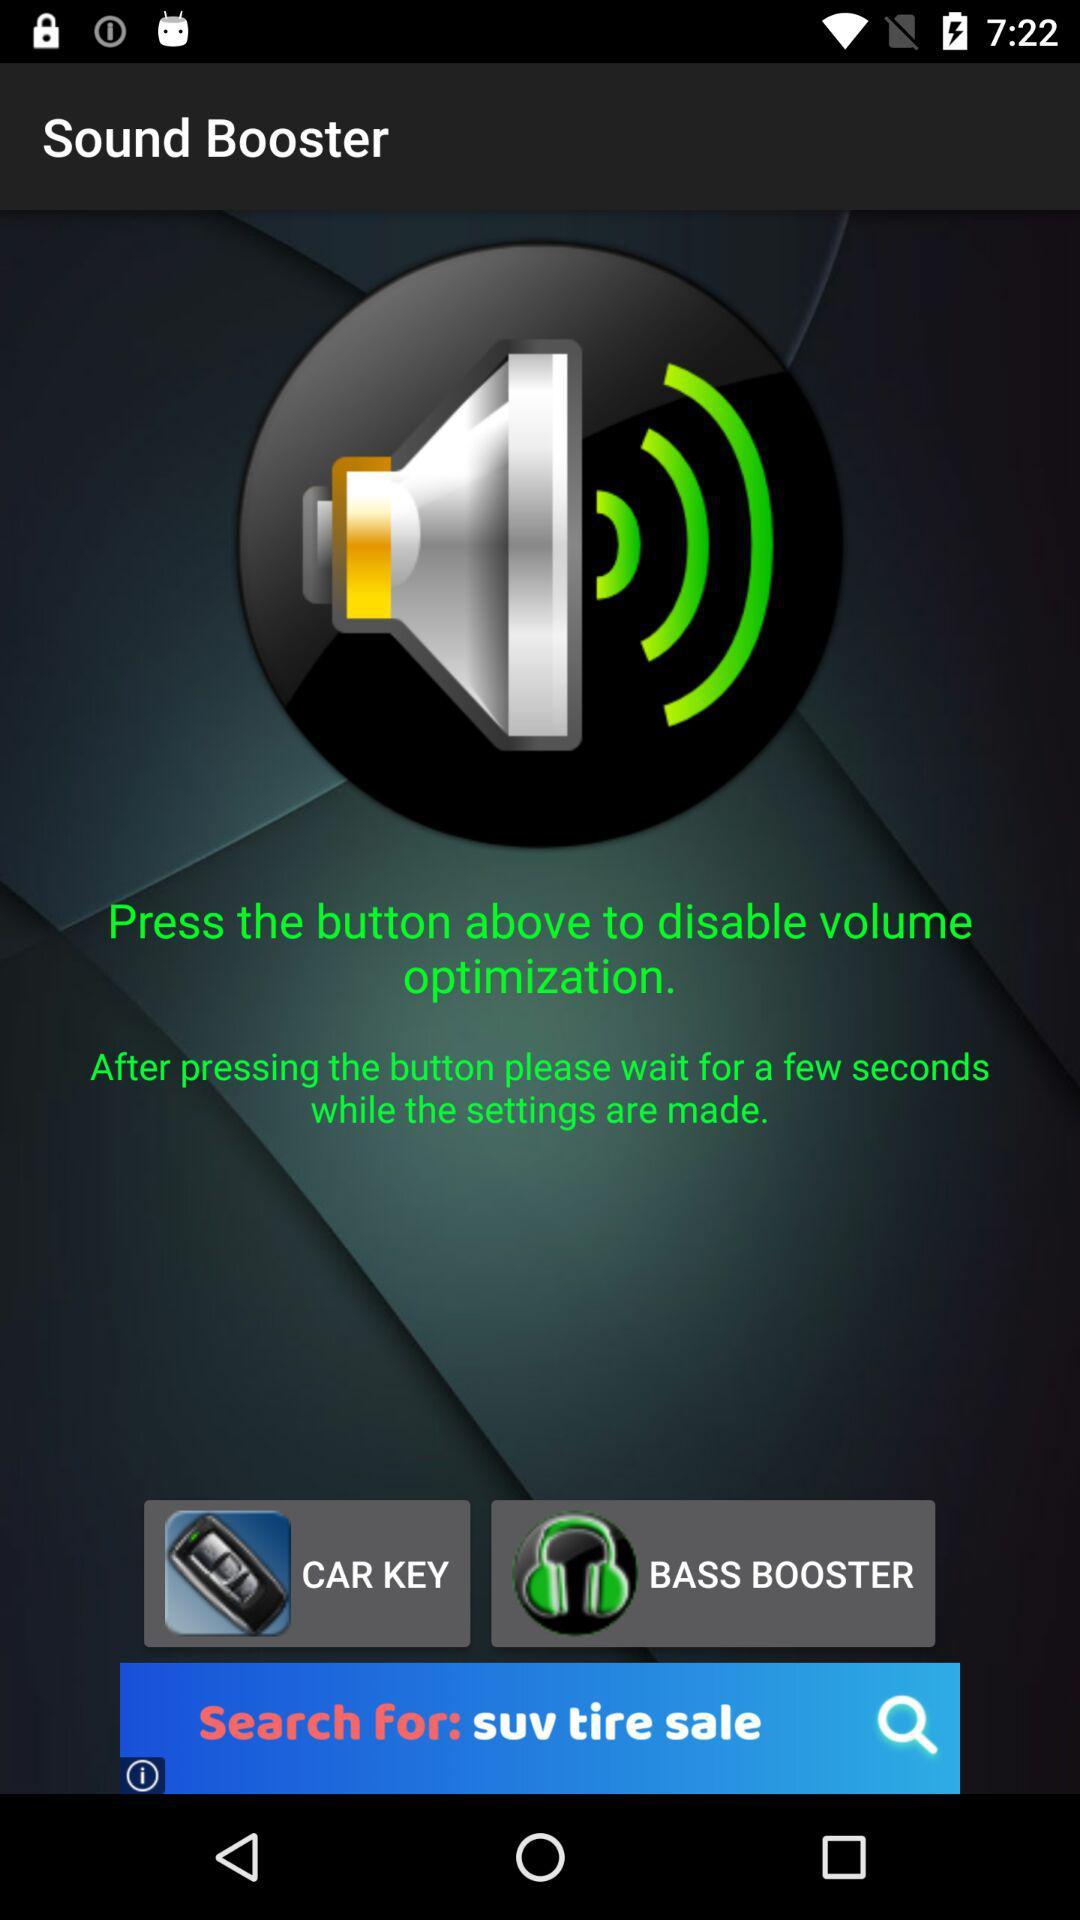 This screenshot has width=1080, height=1920. I want to click on the app below the after pressing the app, so click(307, 1572).